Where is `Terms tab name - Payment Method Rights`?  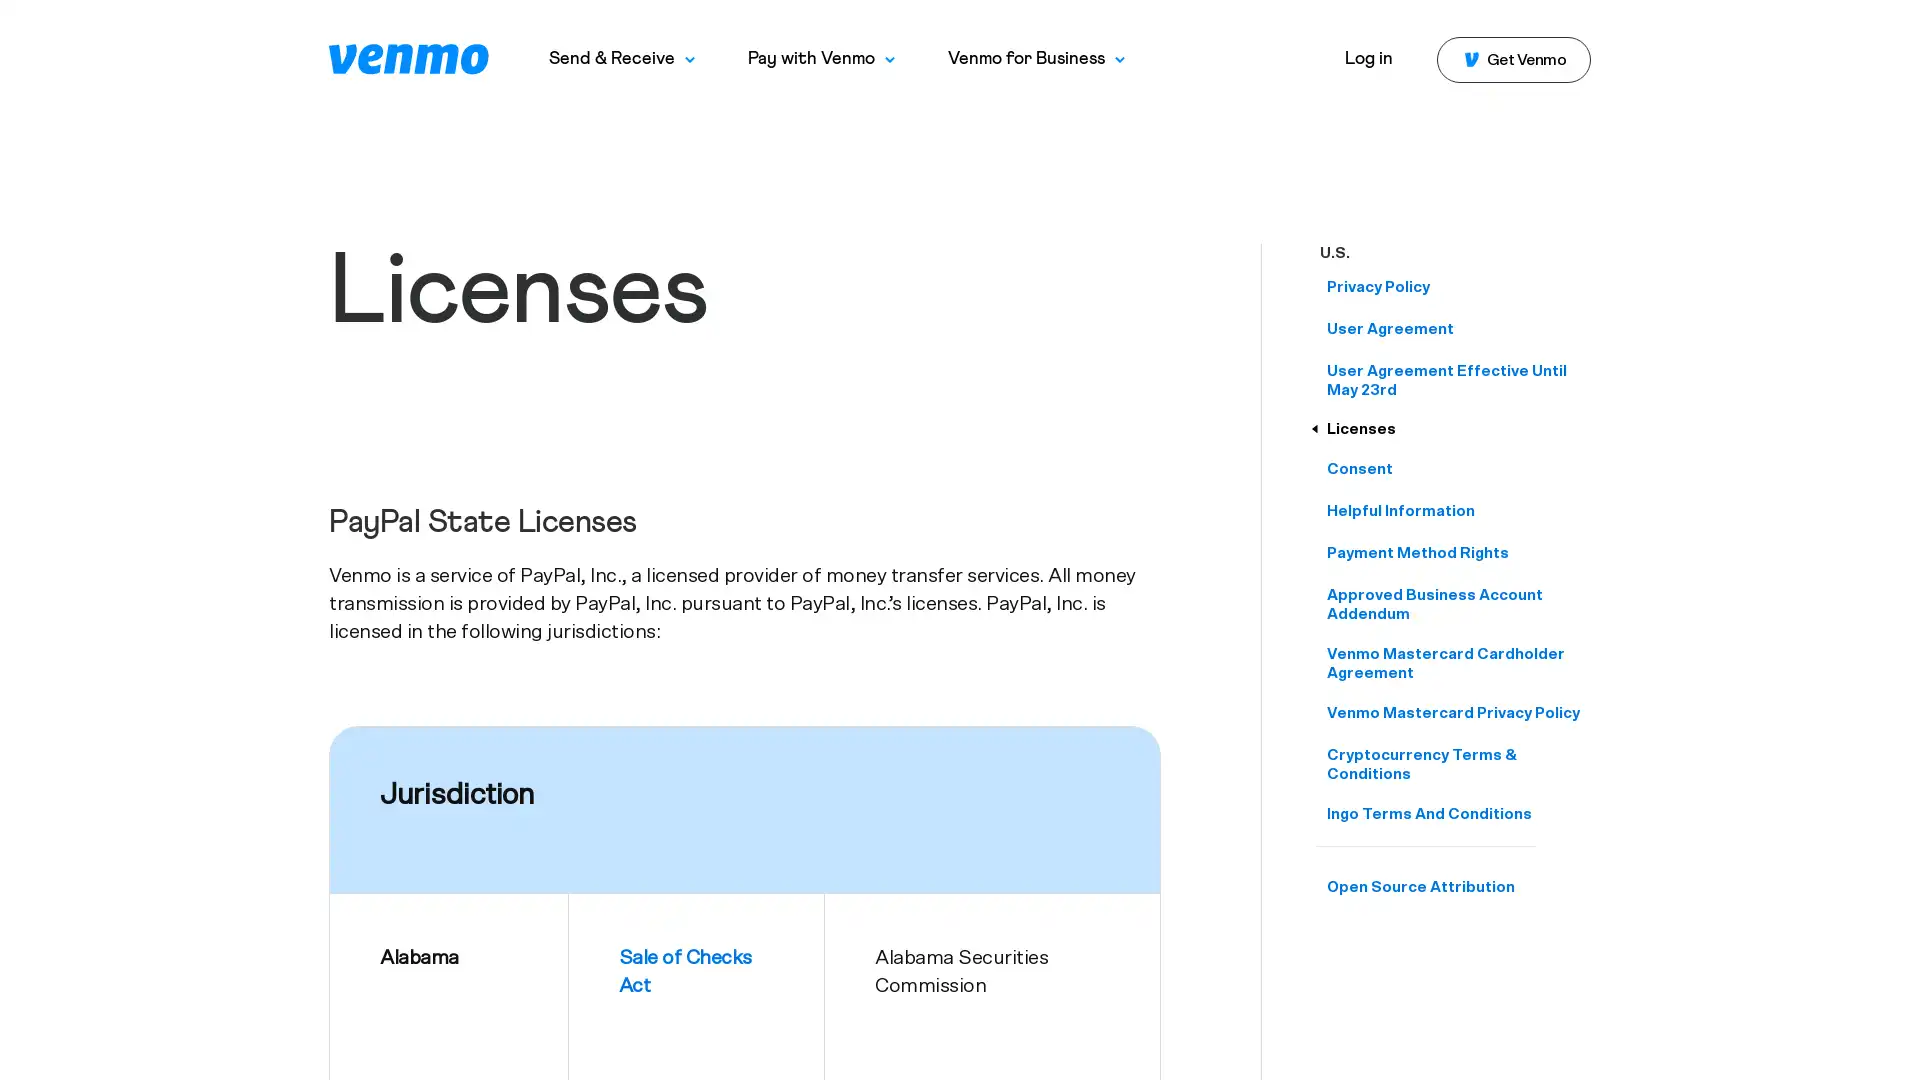
Terms tab name - Payment Method Rights is located at coordinates (1458, 553).